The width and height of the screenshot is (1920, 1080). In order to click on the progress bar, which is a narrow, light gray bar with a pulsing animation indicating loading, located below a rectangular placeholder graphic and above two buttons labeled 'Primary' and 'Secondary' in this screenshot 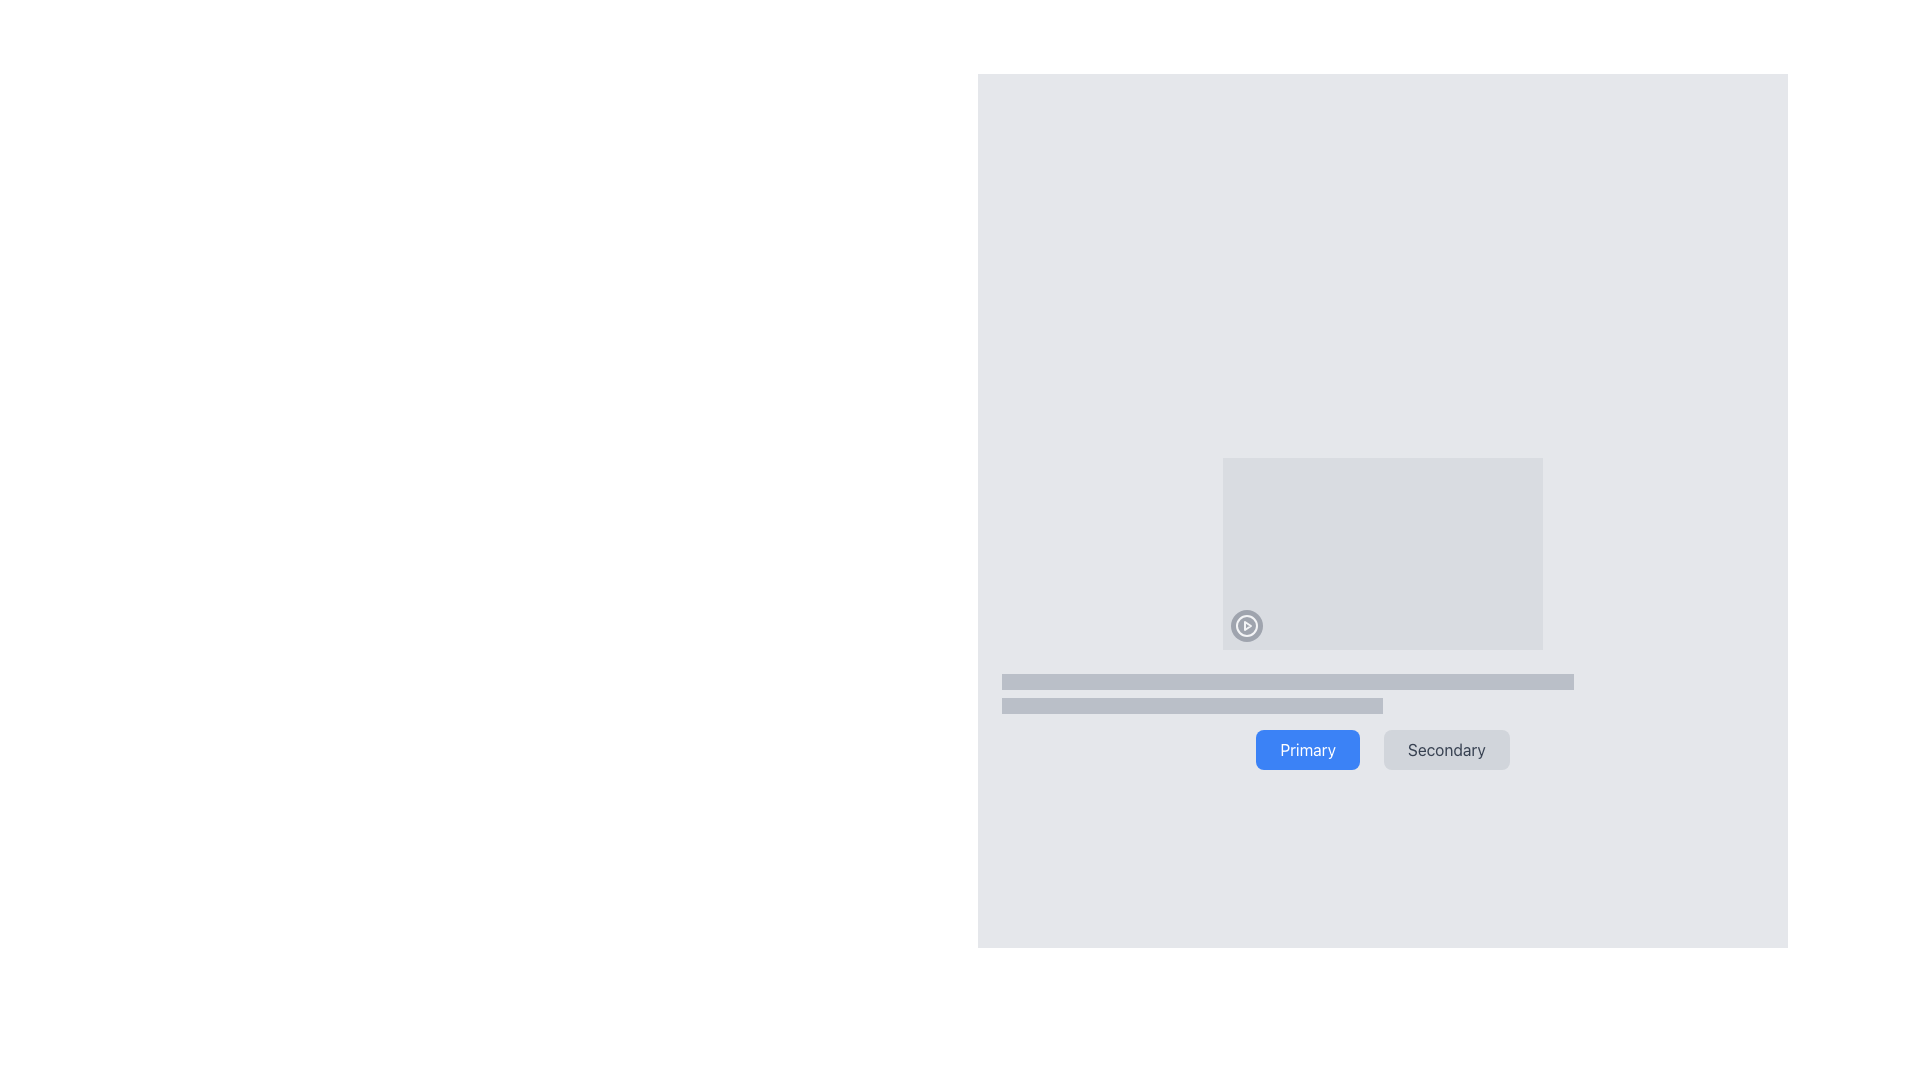, I will do `click(1287, 681)`.